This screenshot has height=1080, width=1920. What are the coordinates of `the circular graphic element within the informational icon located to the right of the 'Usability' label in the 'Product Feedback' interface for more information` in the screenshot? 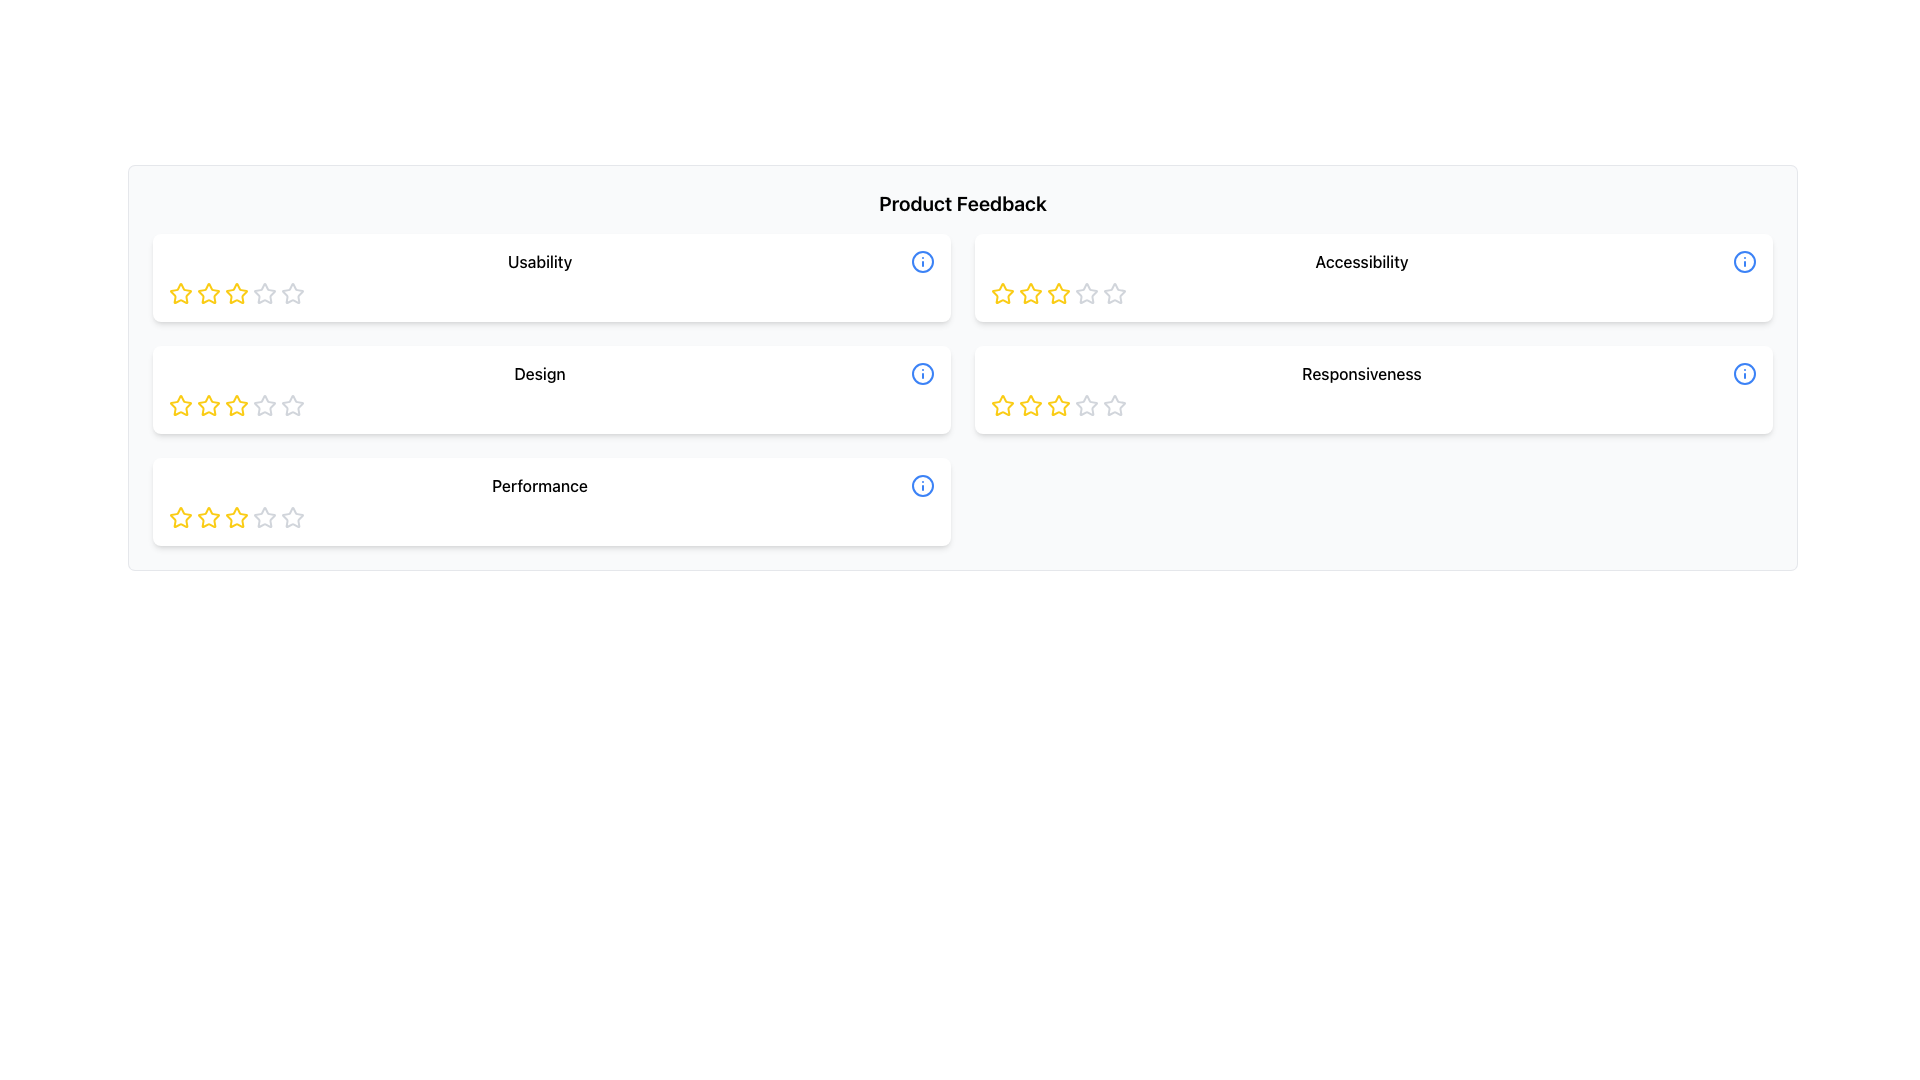 It's located at (921, 261).